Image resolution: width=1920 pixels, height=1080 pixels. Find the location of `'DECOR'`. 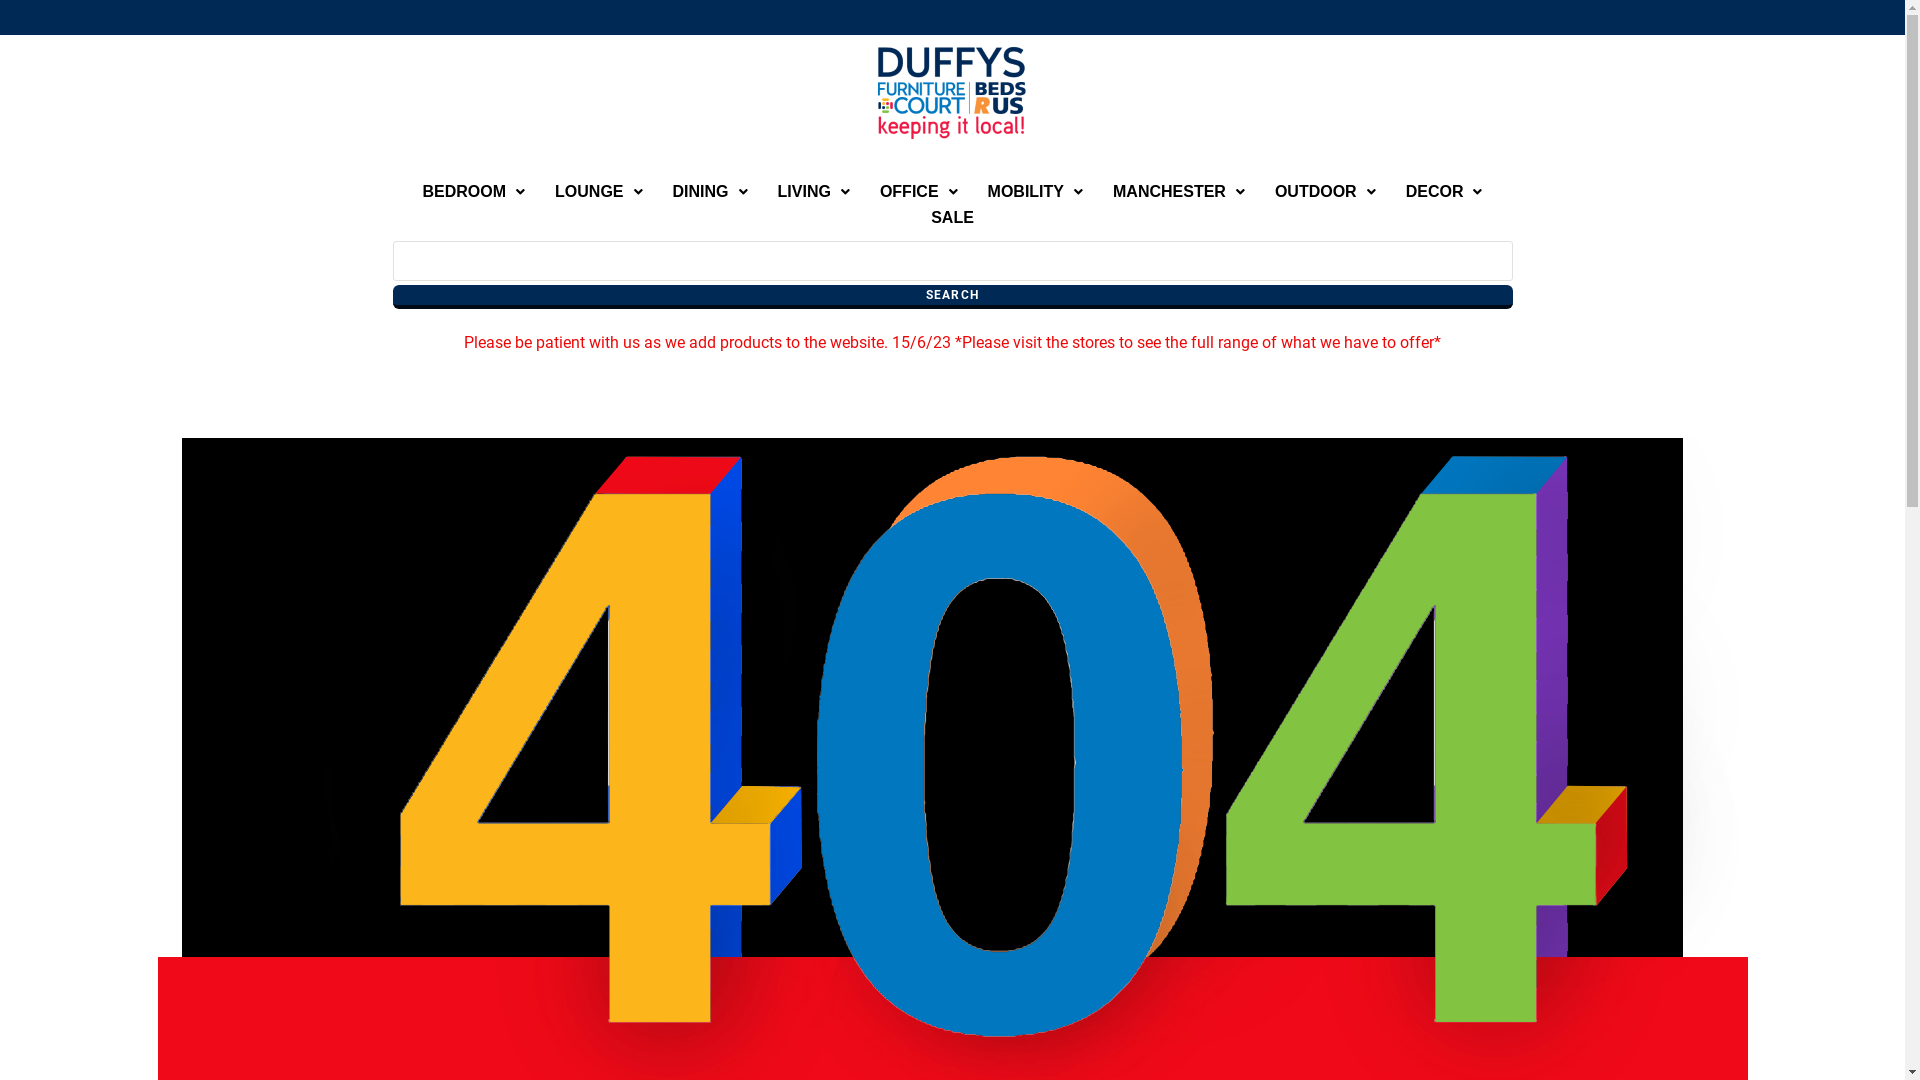

'DECOR' is located at coordinates (1444, 192).